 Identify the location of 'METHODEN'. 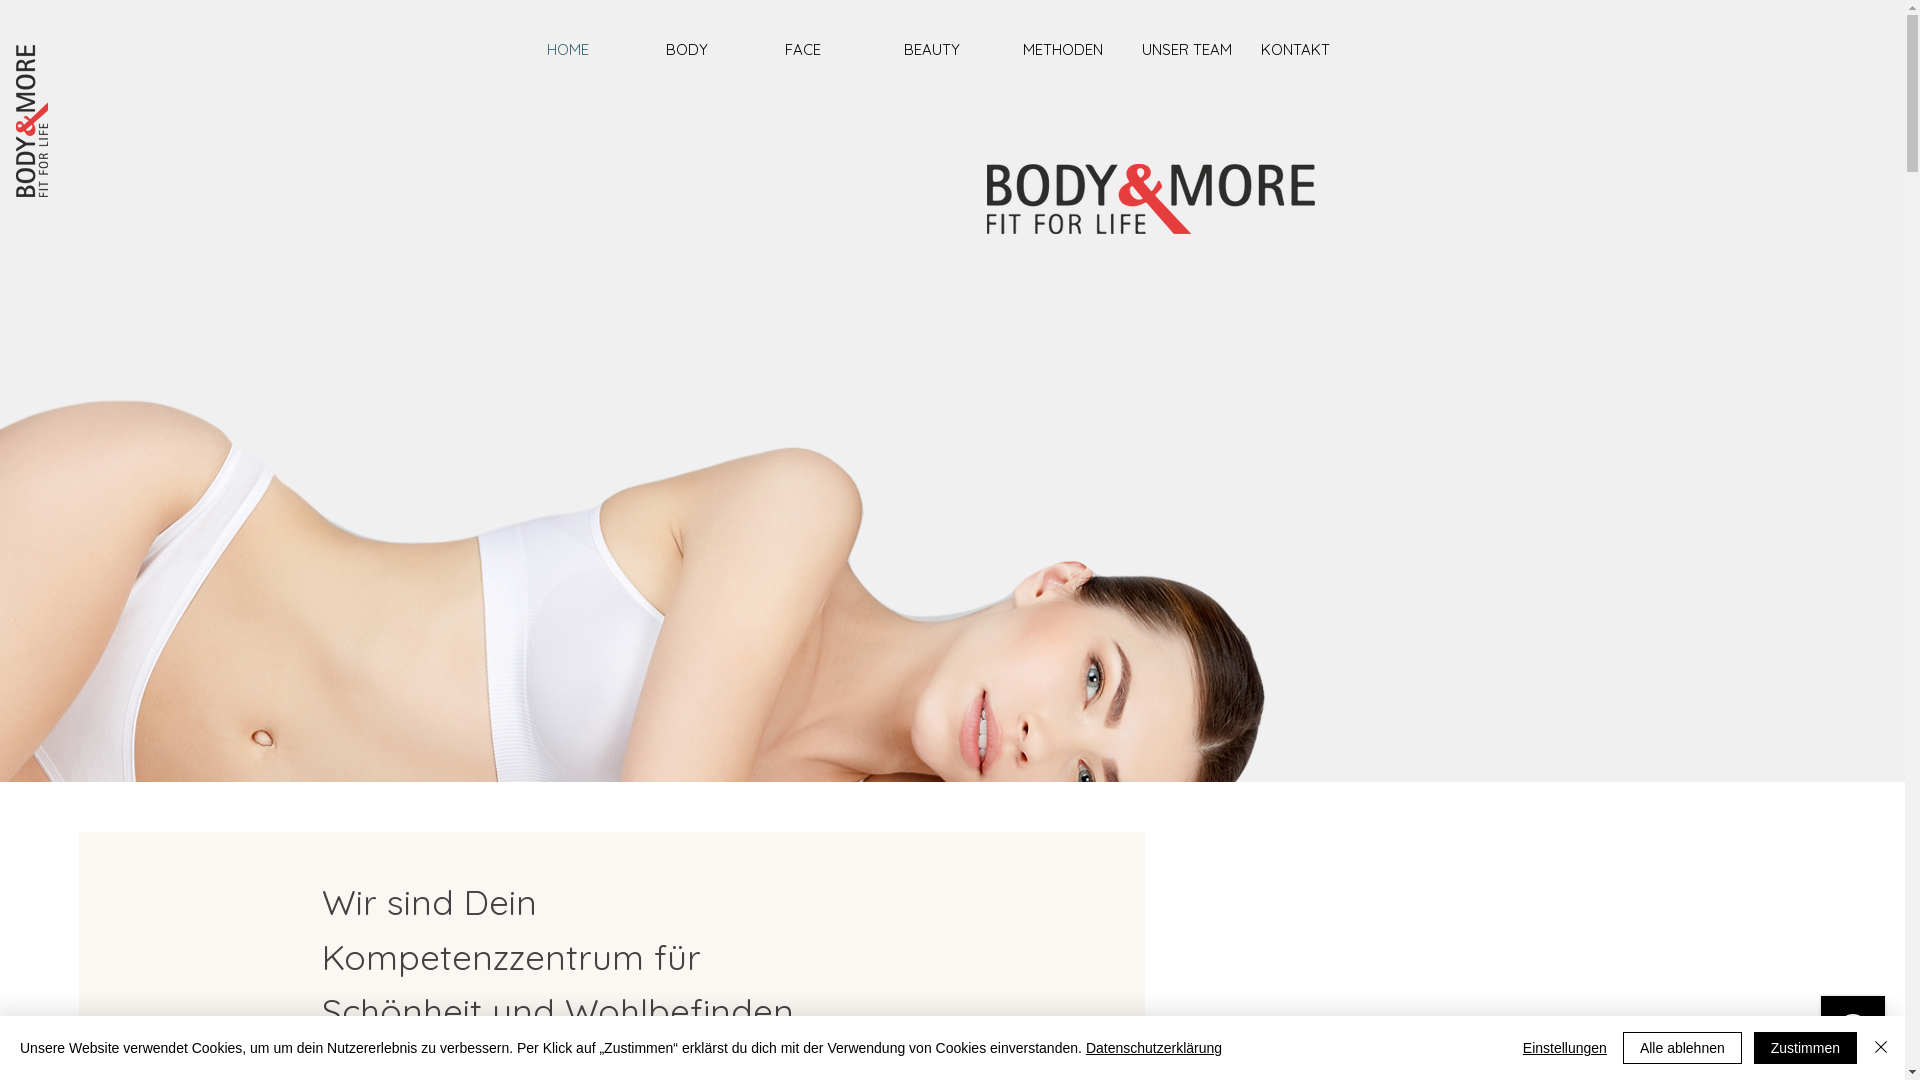
(1070, 49).